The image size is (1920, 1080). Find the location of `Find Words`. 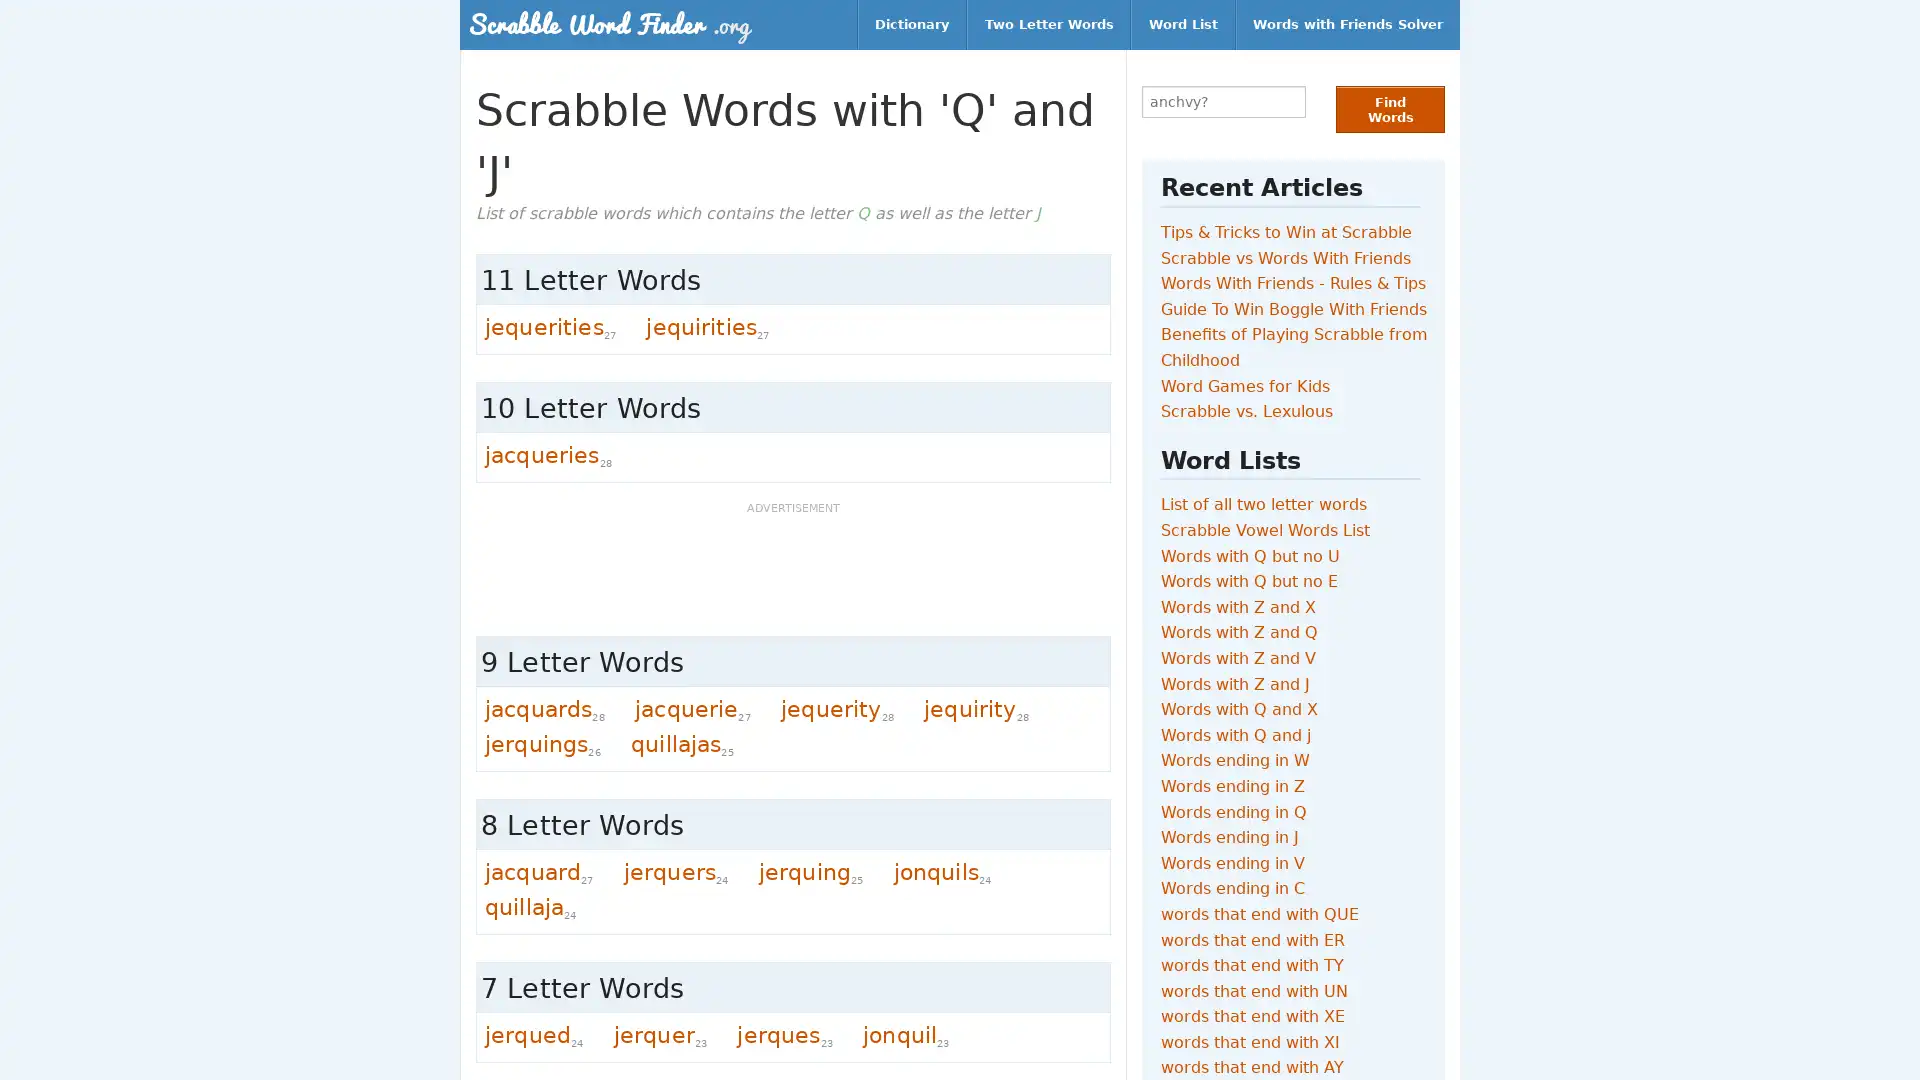

Find Words is located at coordinates (1389, 109).